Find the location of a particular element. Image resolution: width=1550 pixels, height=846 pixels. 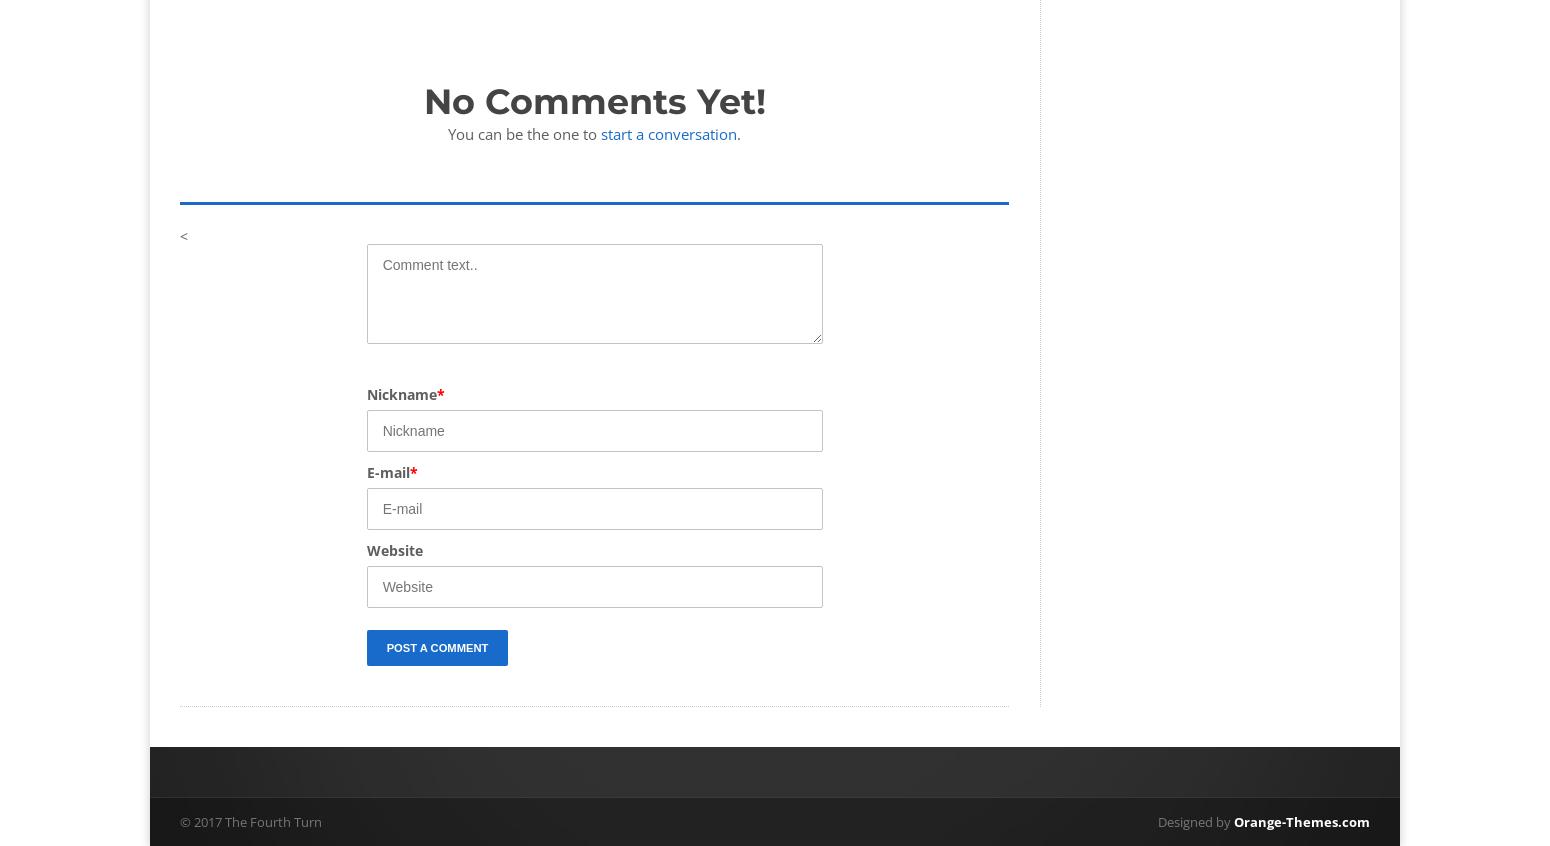

'<' is located at coordinates (178, 236).